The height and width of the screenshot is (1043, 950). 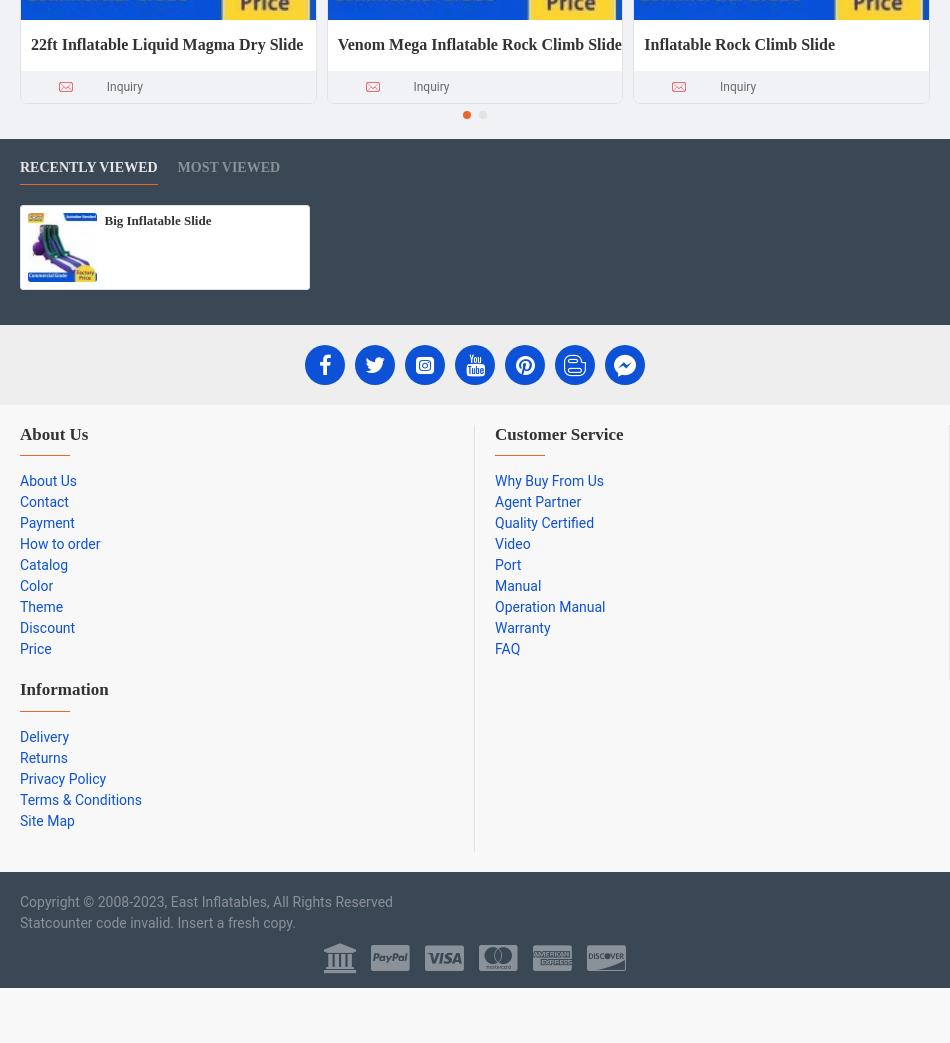 I want to click on 'Video', so click(x=512, y=544).